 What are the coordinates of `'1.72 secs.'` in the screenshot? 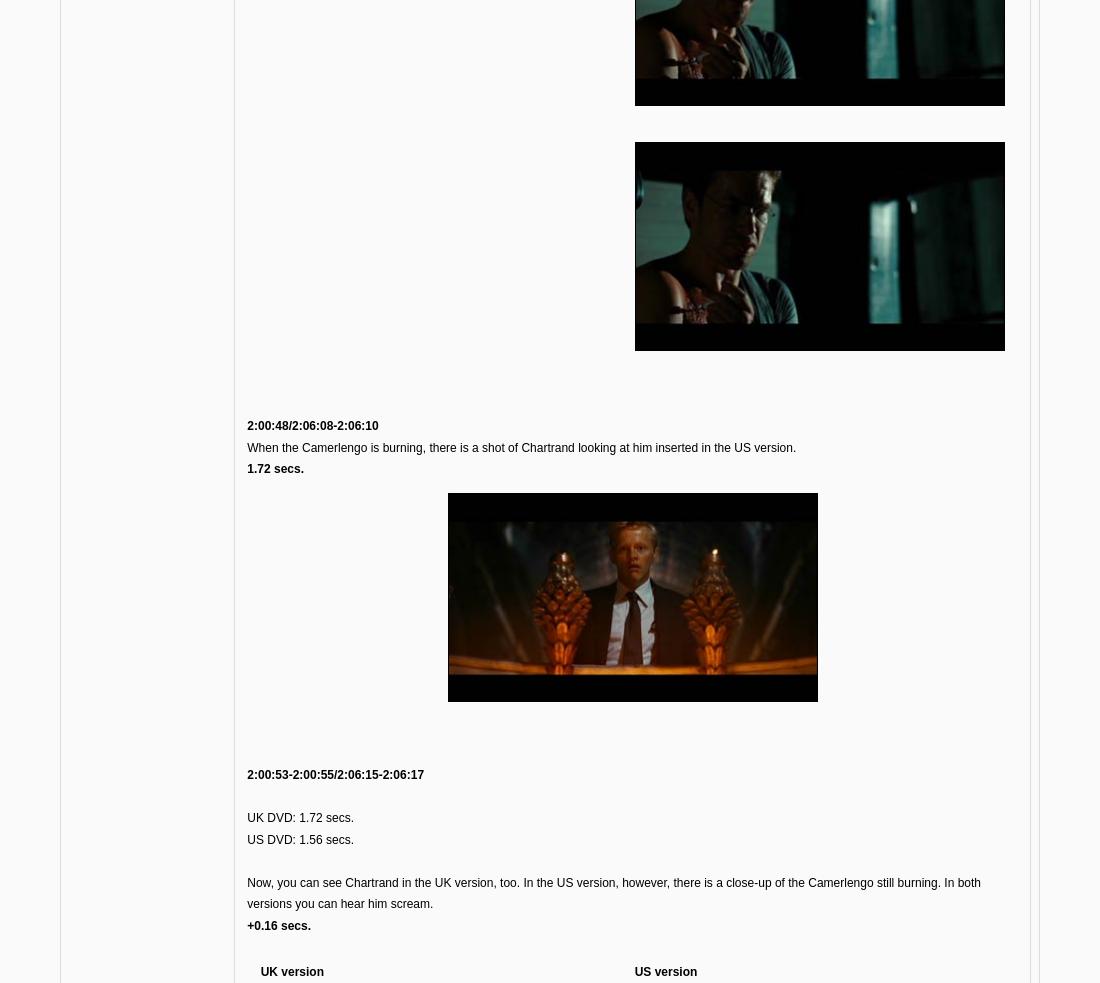 It's located at (275, 467).